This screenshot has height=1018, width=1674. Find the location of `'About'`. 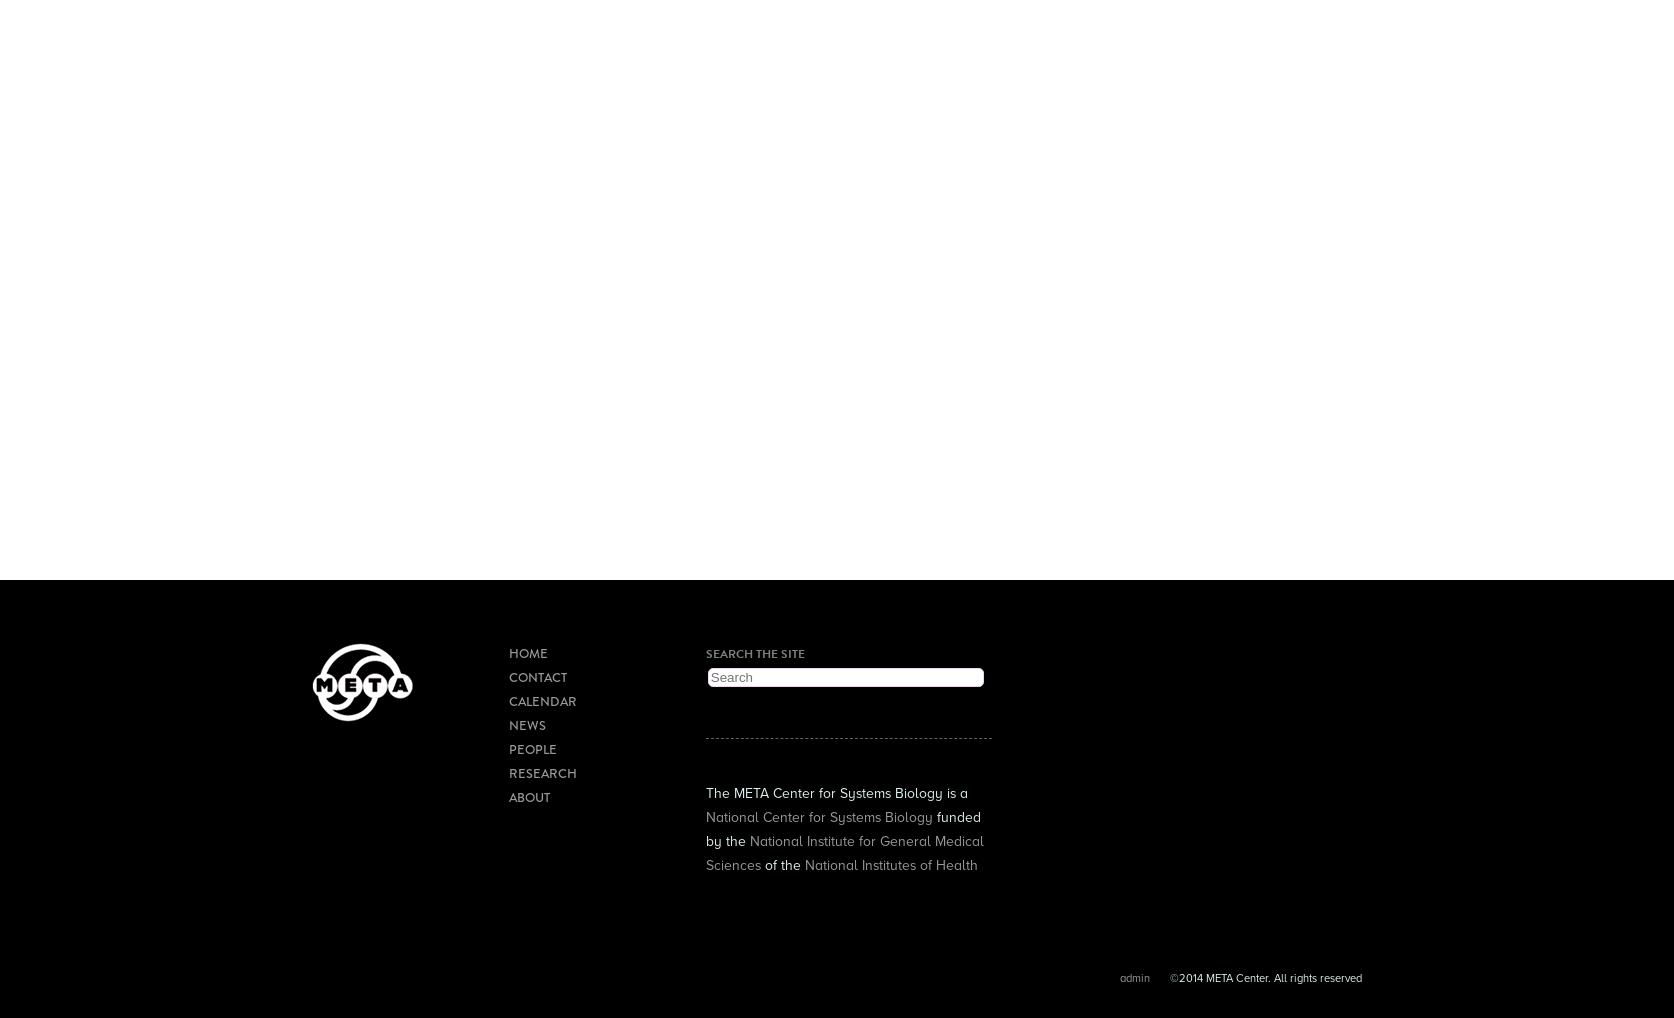

'About' is located at coordinates (527, 797).